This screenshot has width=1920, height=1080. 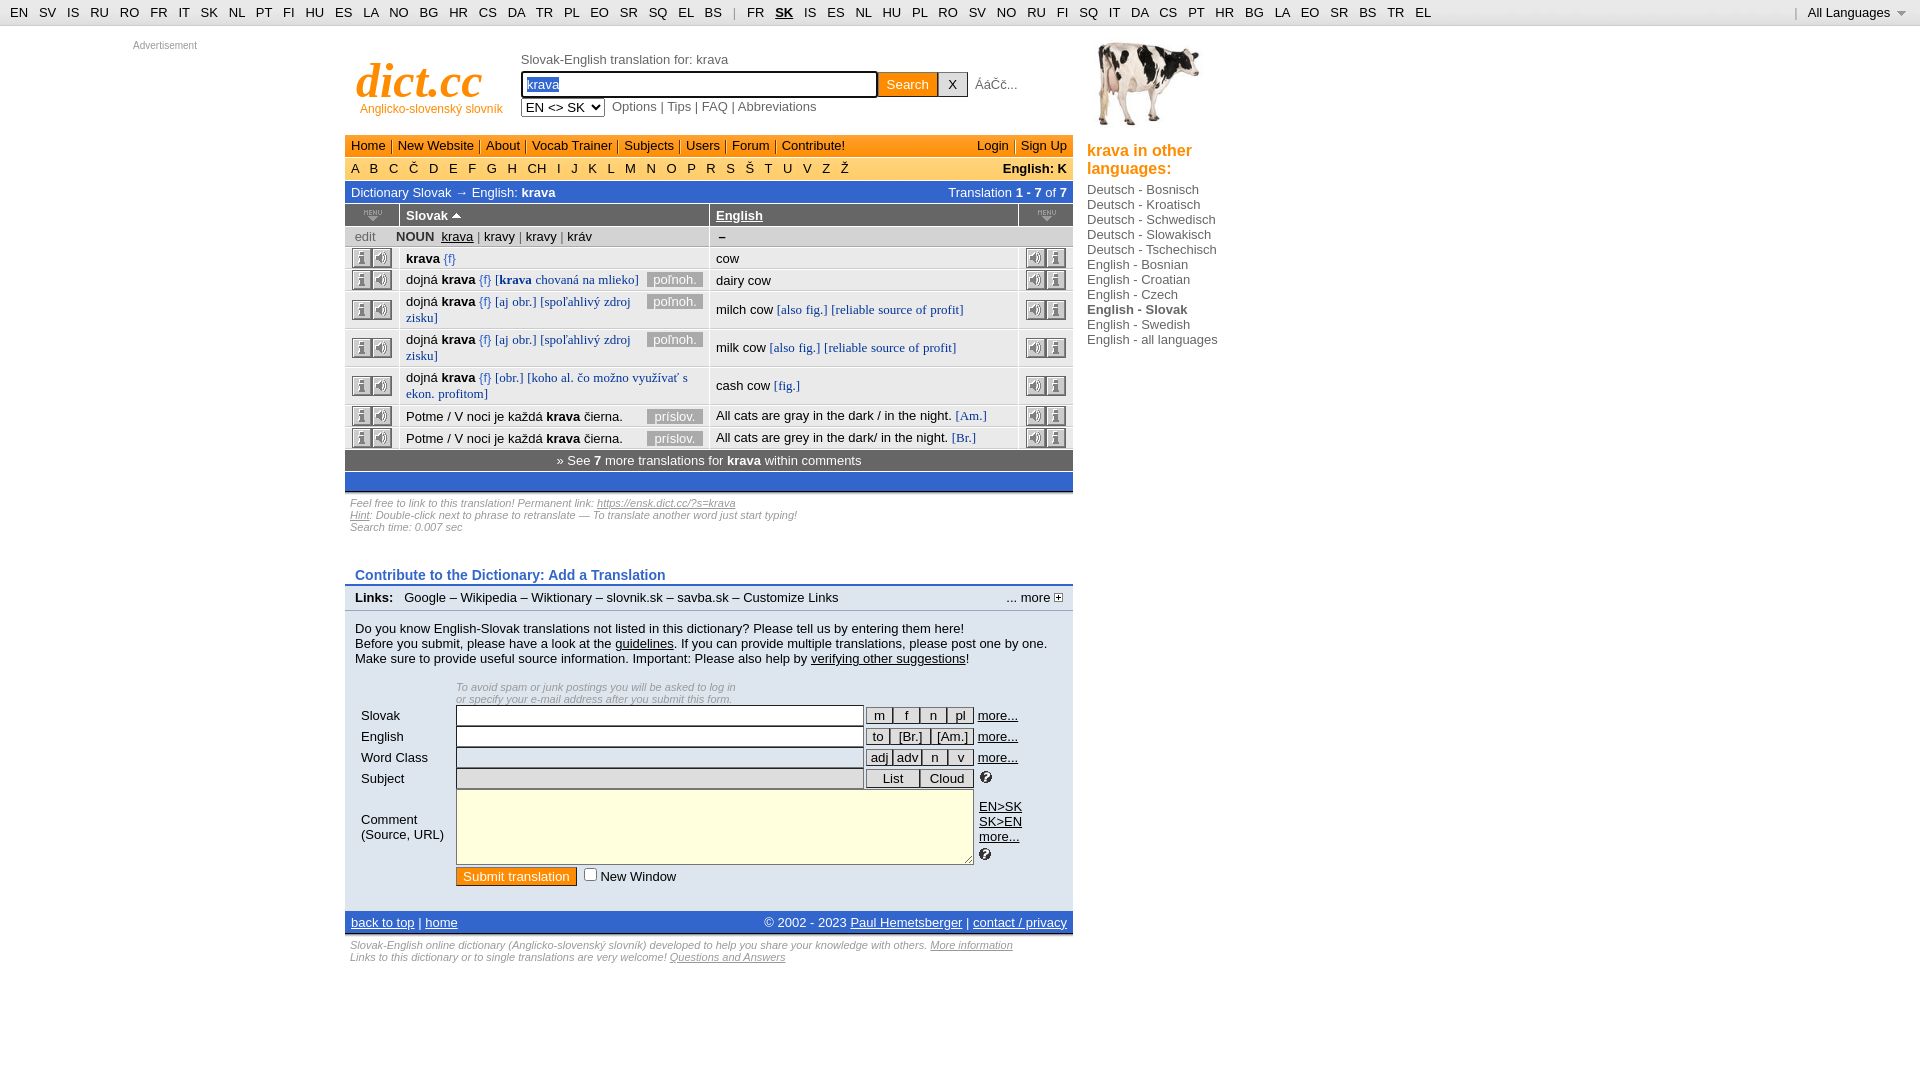 I want to click on 'PT', so click(x=263, y=12).